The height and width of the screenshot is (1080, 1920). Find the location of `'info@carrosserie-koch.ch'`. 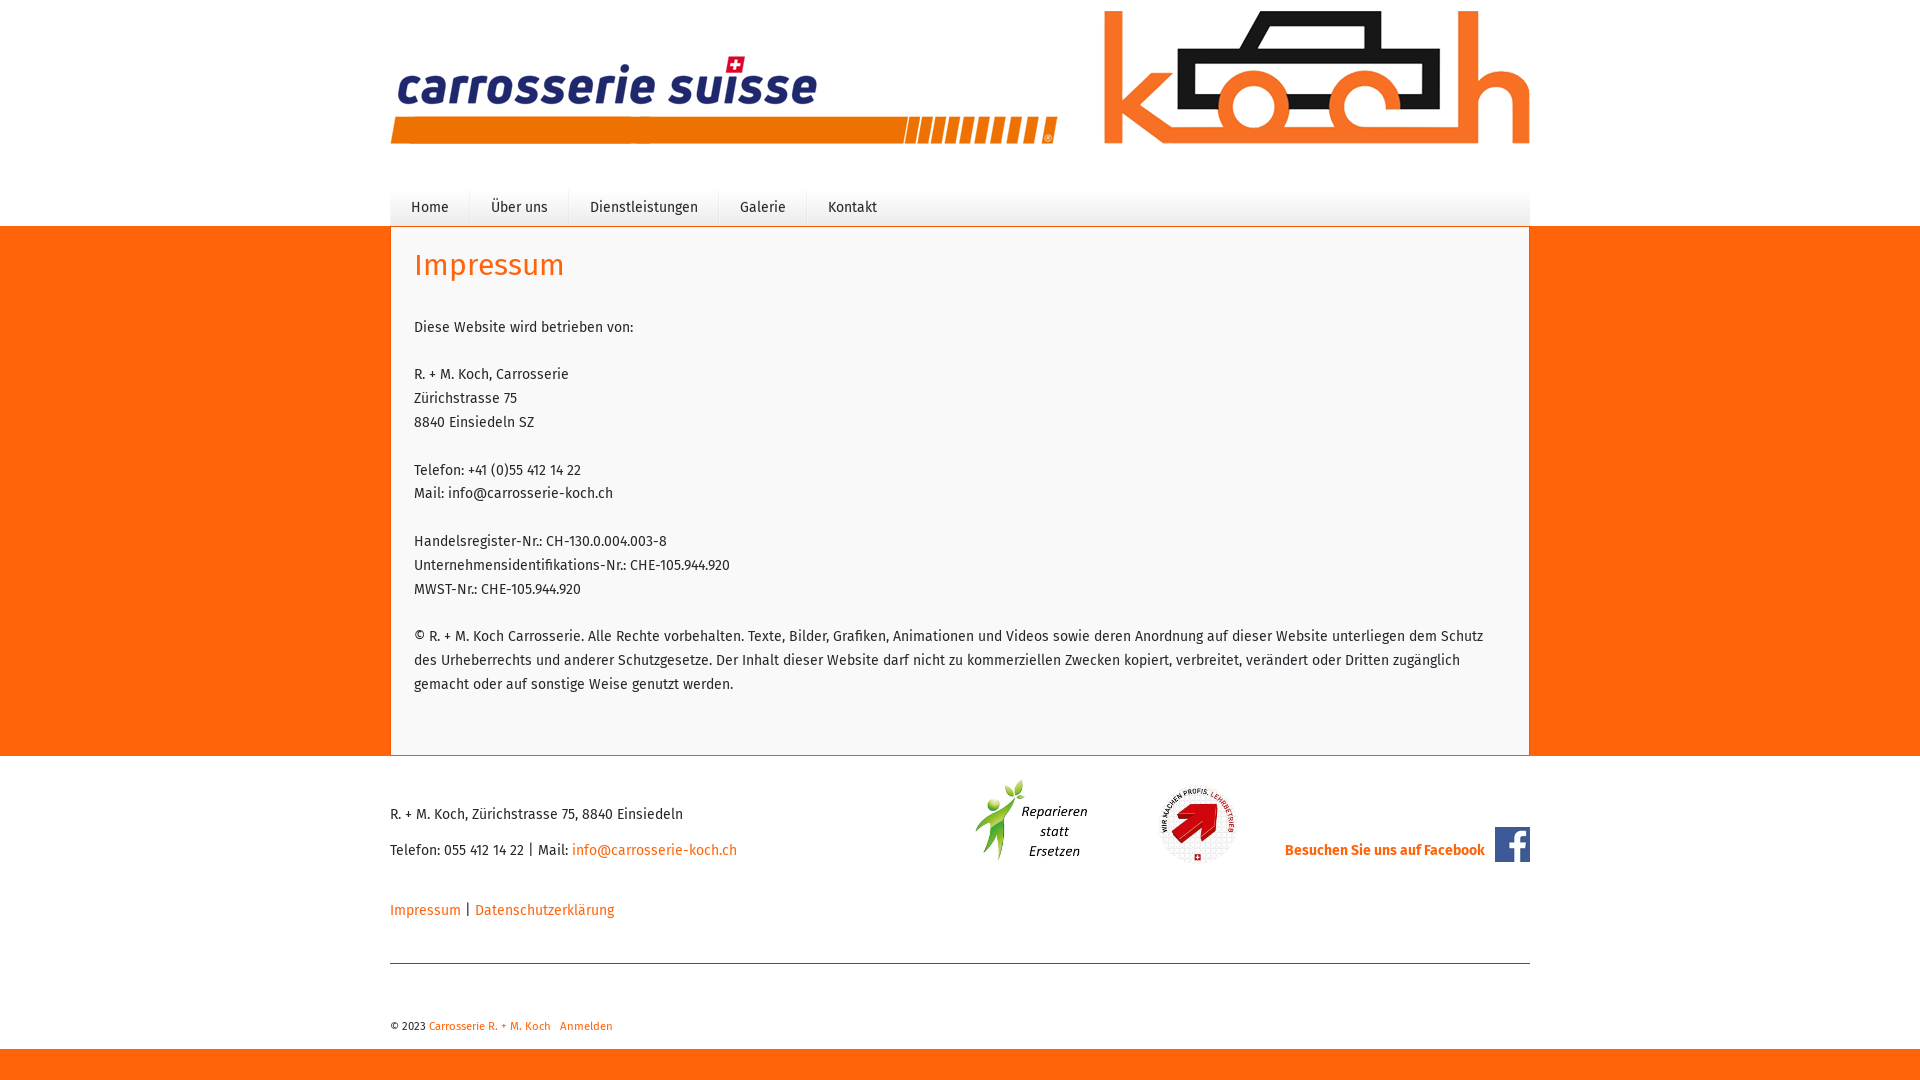

'info@carrosserie-koch.ch' is located at coordinates (654, 850).